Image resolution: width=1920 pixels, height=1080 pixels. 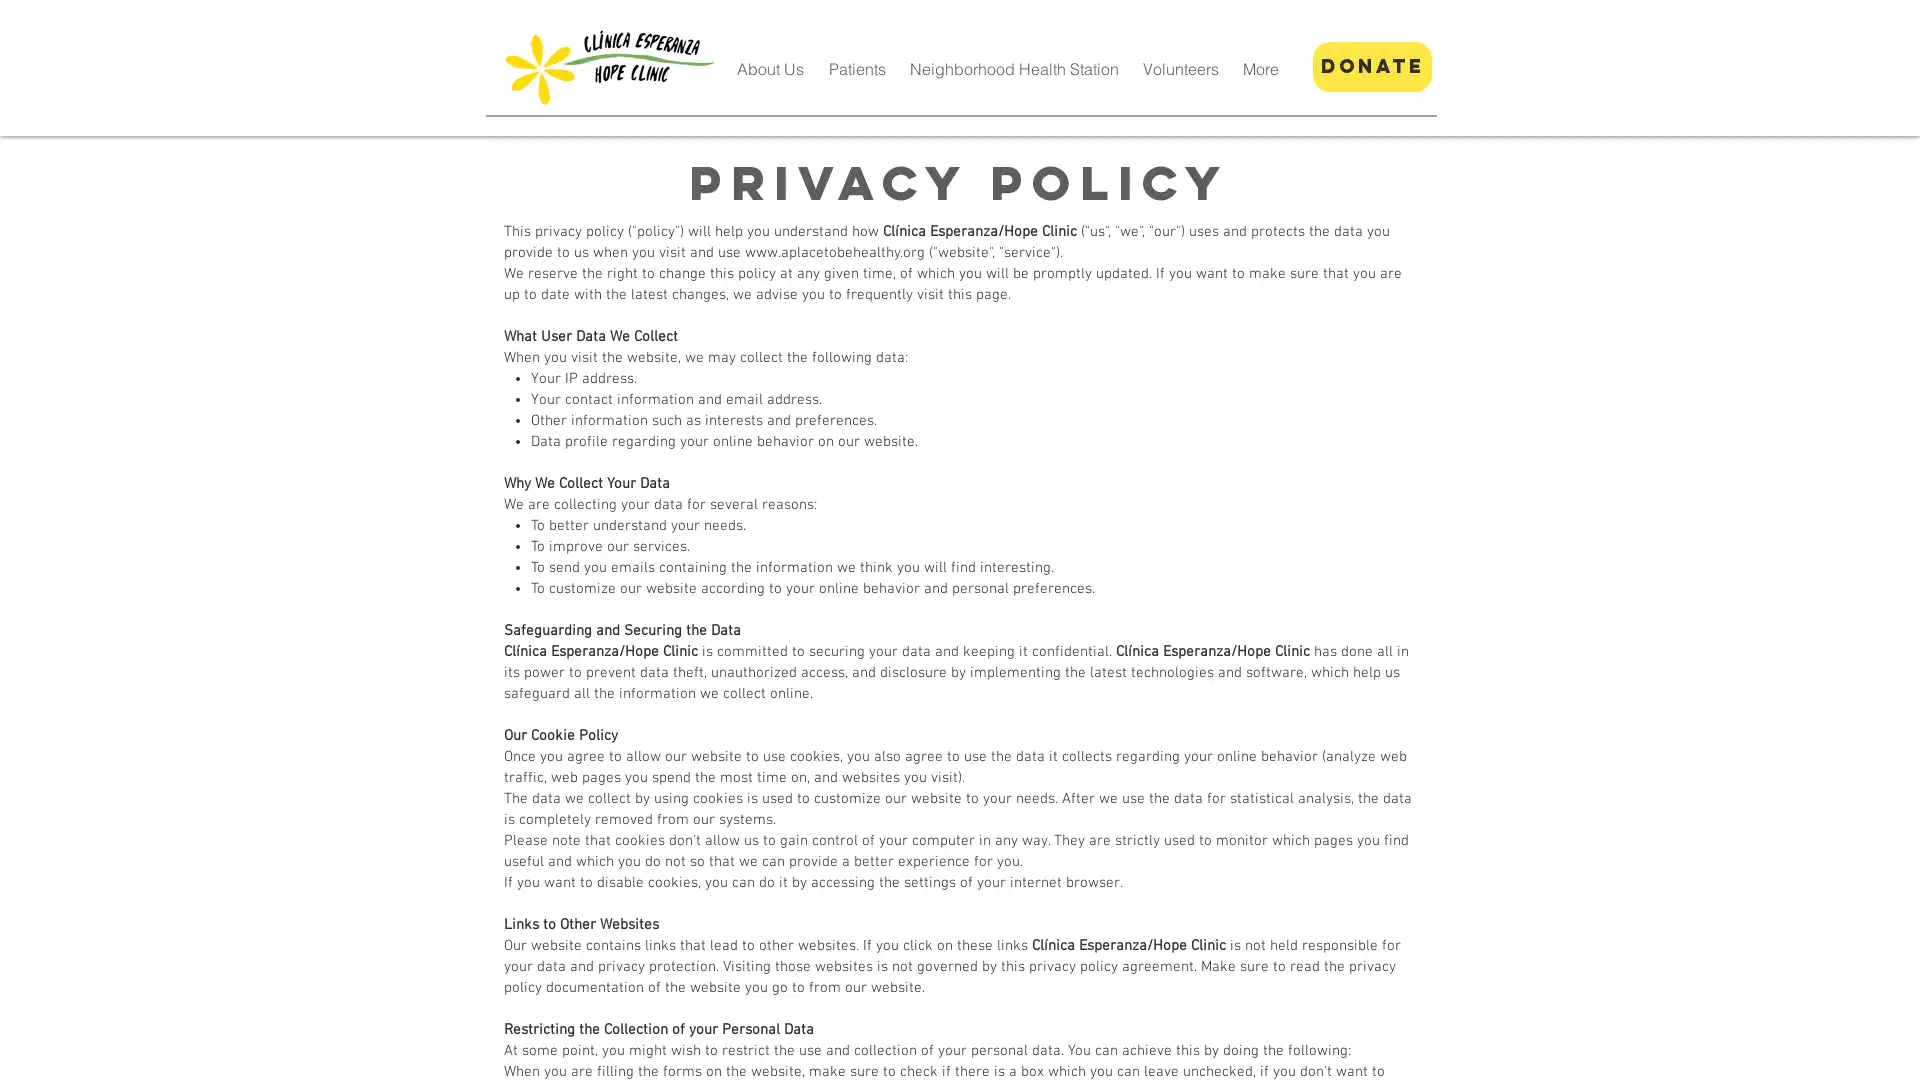 What do you see at coordinates (1895, 1047) in the screenshot?
I see `Close` at bounding box center [1895, 1047].